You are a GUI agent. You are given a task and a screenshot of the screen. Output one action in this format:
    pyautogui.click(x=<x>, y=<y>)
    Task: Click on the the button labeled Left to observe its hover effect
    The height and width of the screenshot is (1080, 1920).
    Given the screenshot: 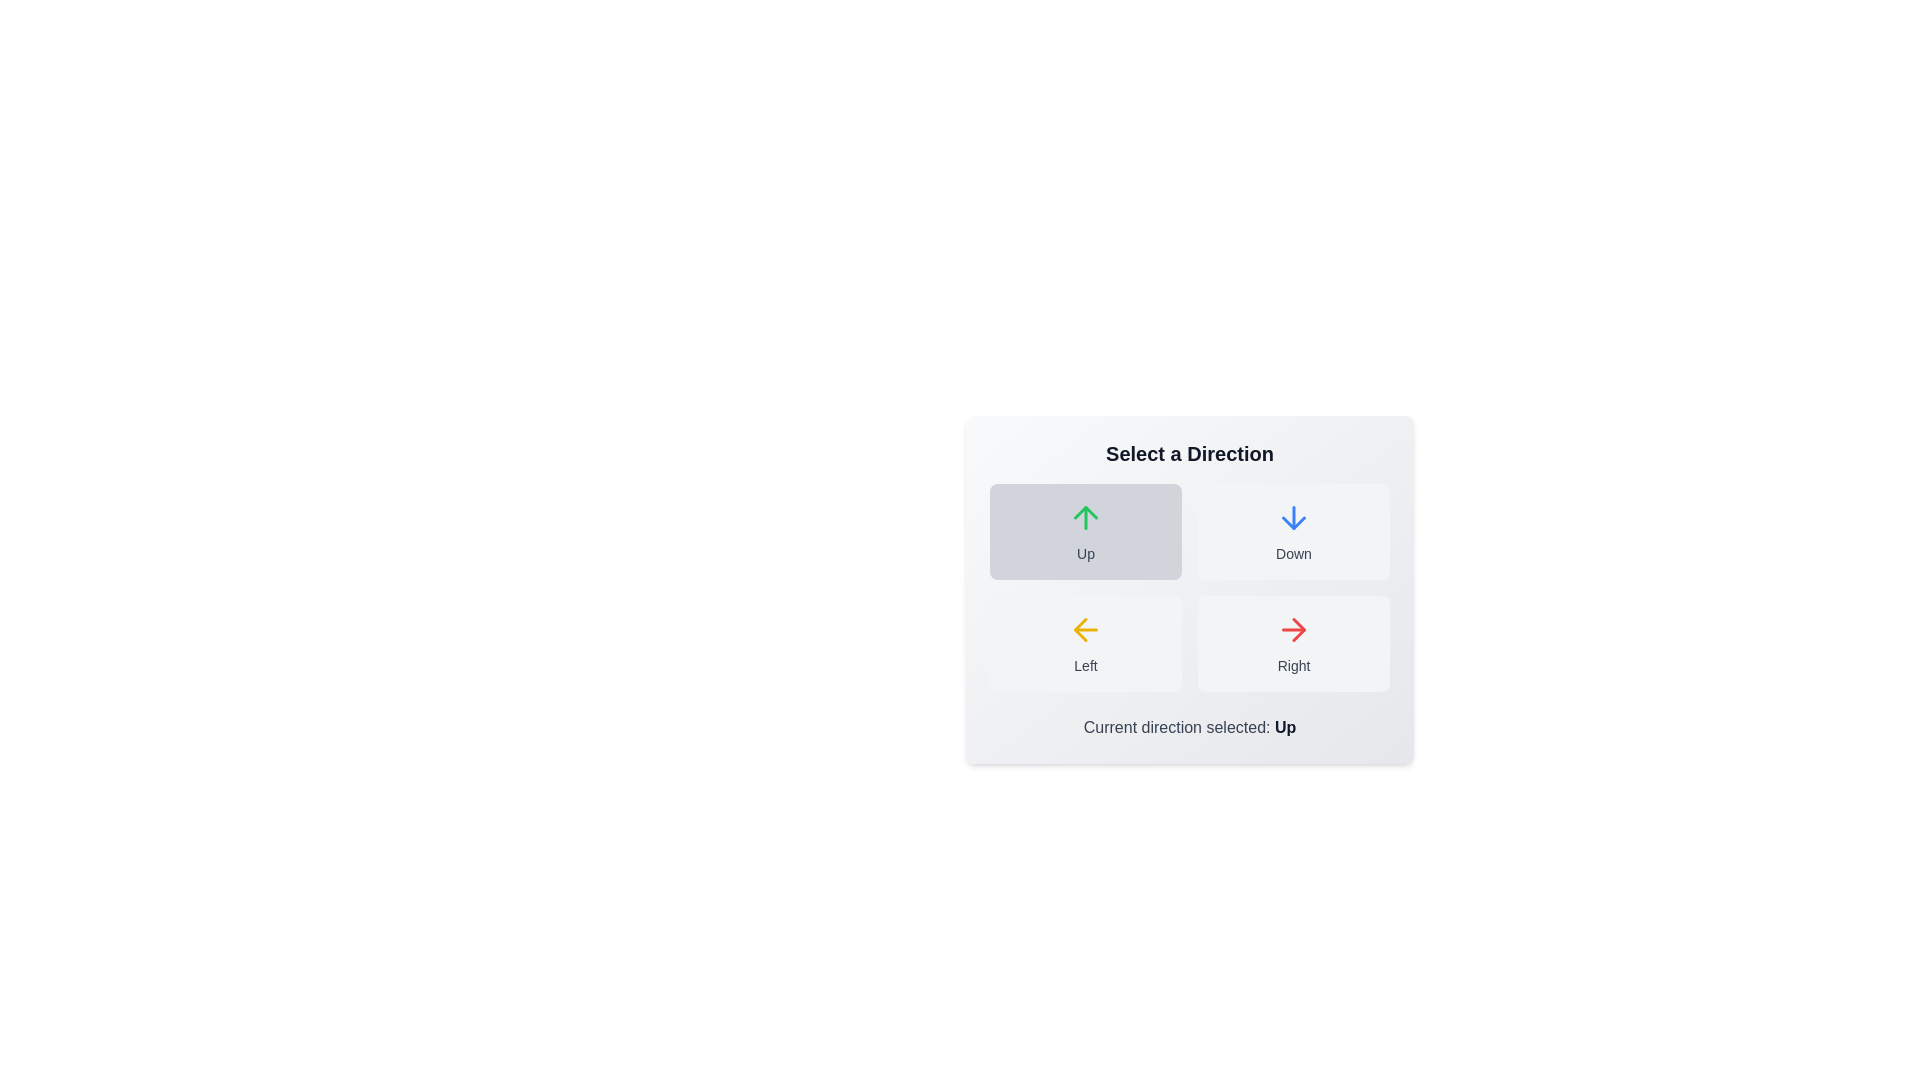 What is the action you would take?
    pyautogui.click(x=1084, y=644)
    